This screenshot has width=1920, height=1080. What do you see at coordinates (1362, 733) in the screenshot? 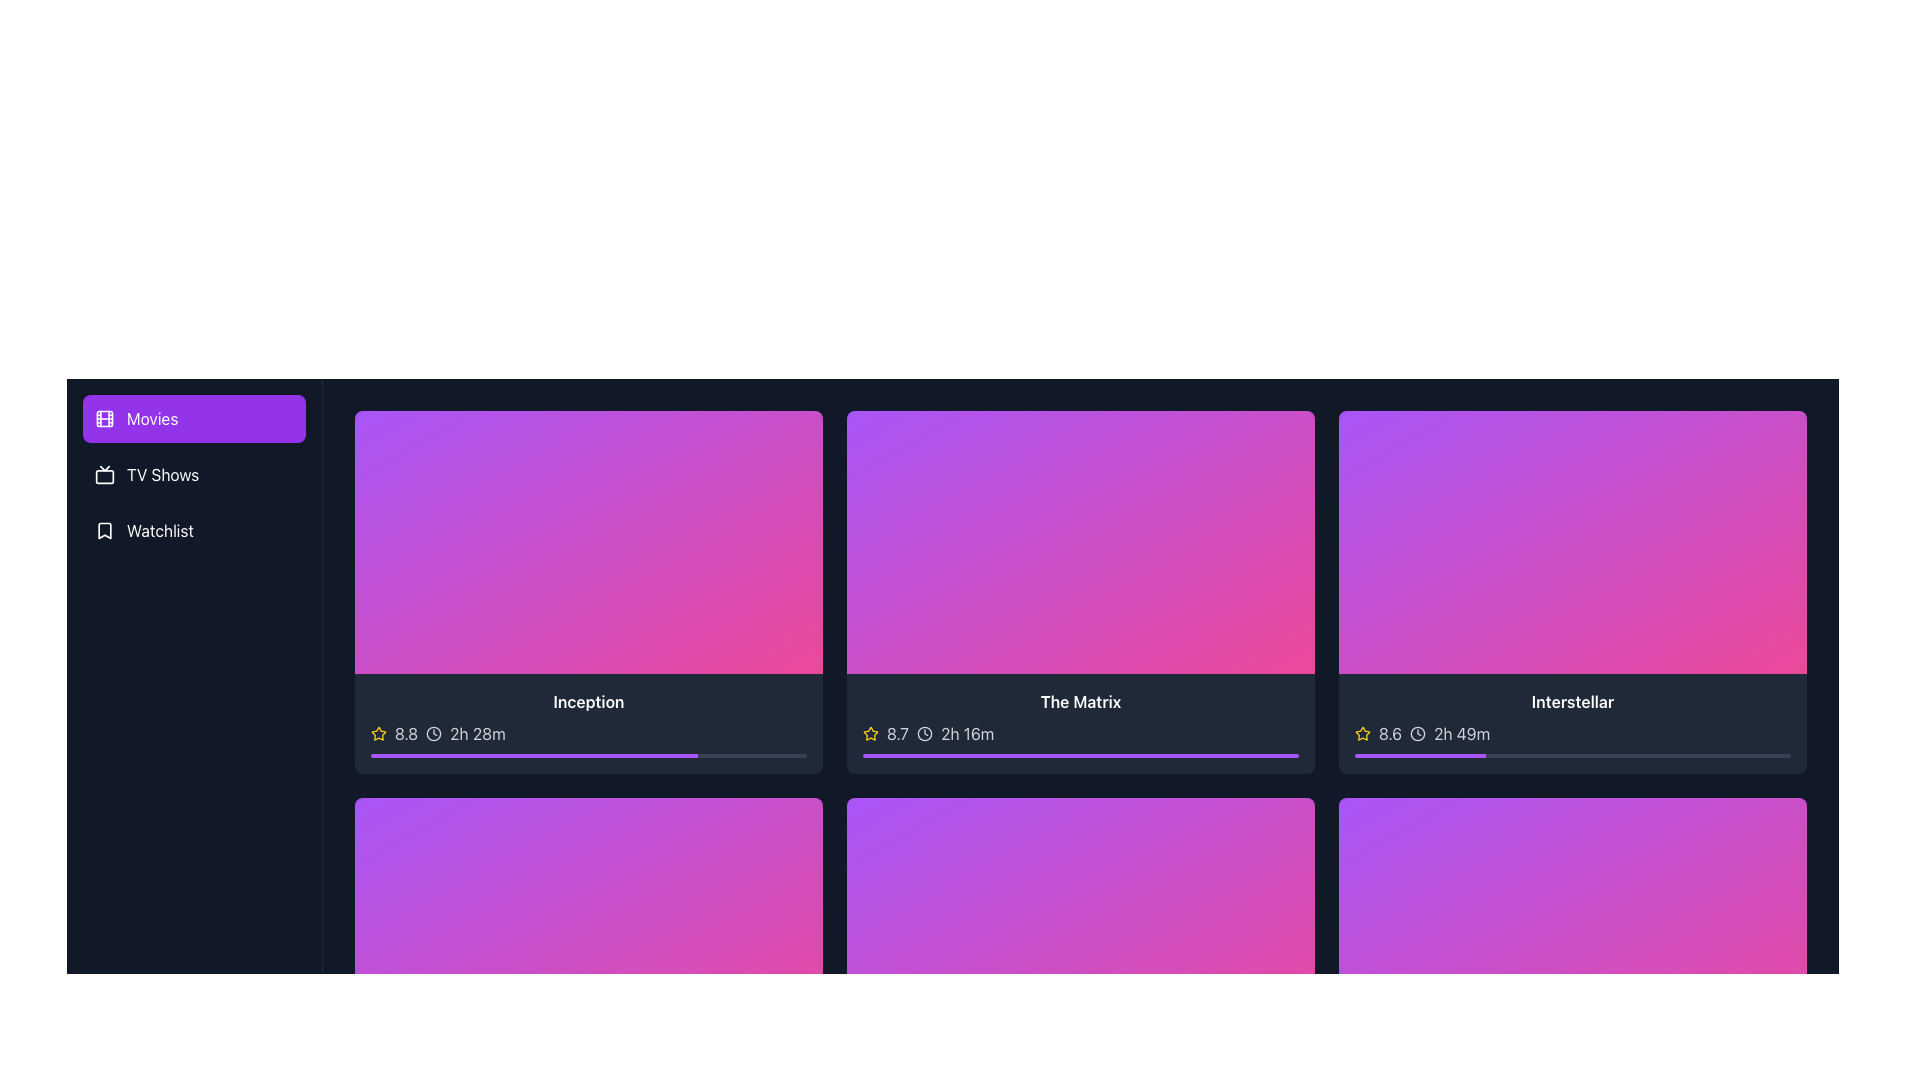
I see `the star icon with a yellow border located to the left of the numerical rating '8.6' for the 'Interstellar' movie tile` at bounding box center [1362, 733].